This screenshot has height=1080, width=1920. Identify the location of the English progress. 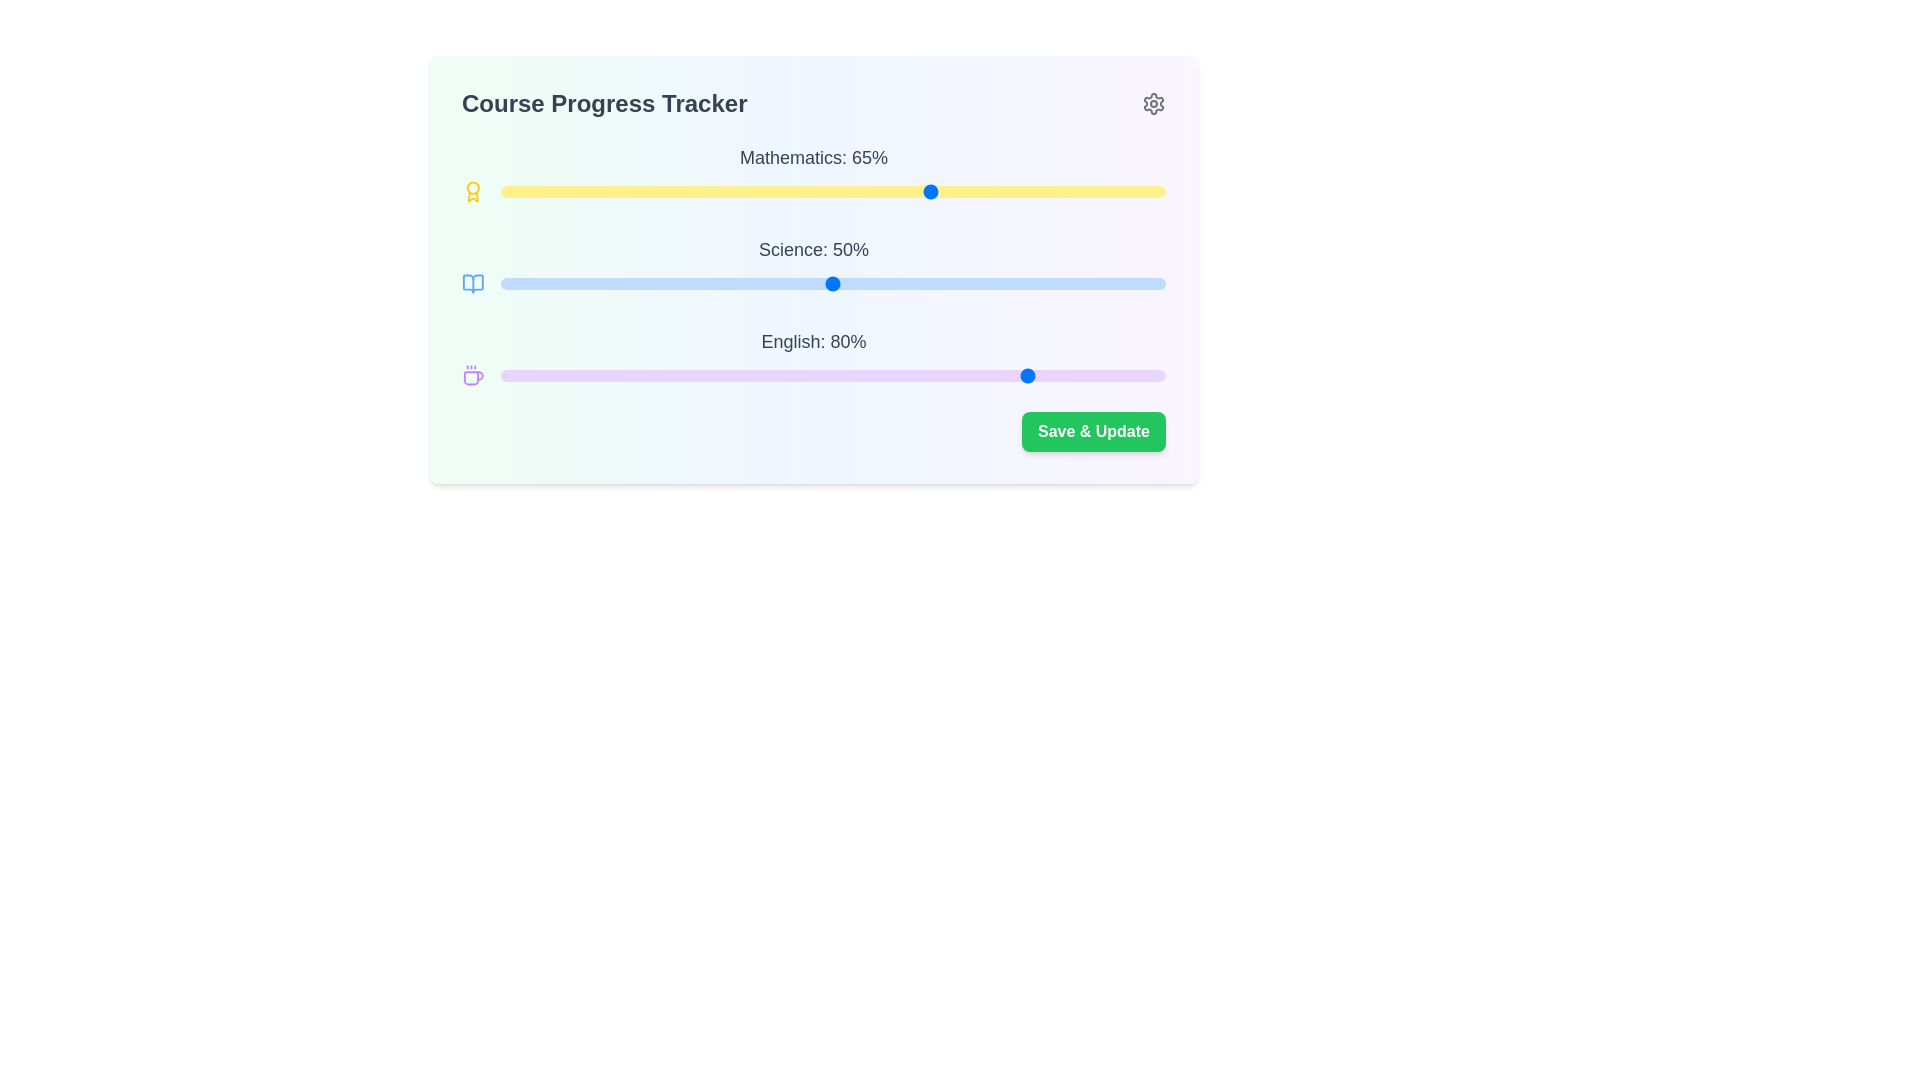
(1091, 375).